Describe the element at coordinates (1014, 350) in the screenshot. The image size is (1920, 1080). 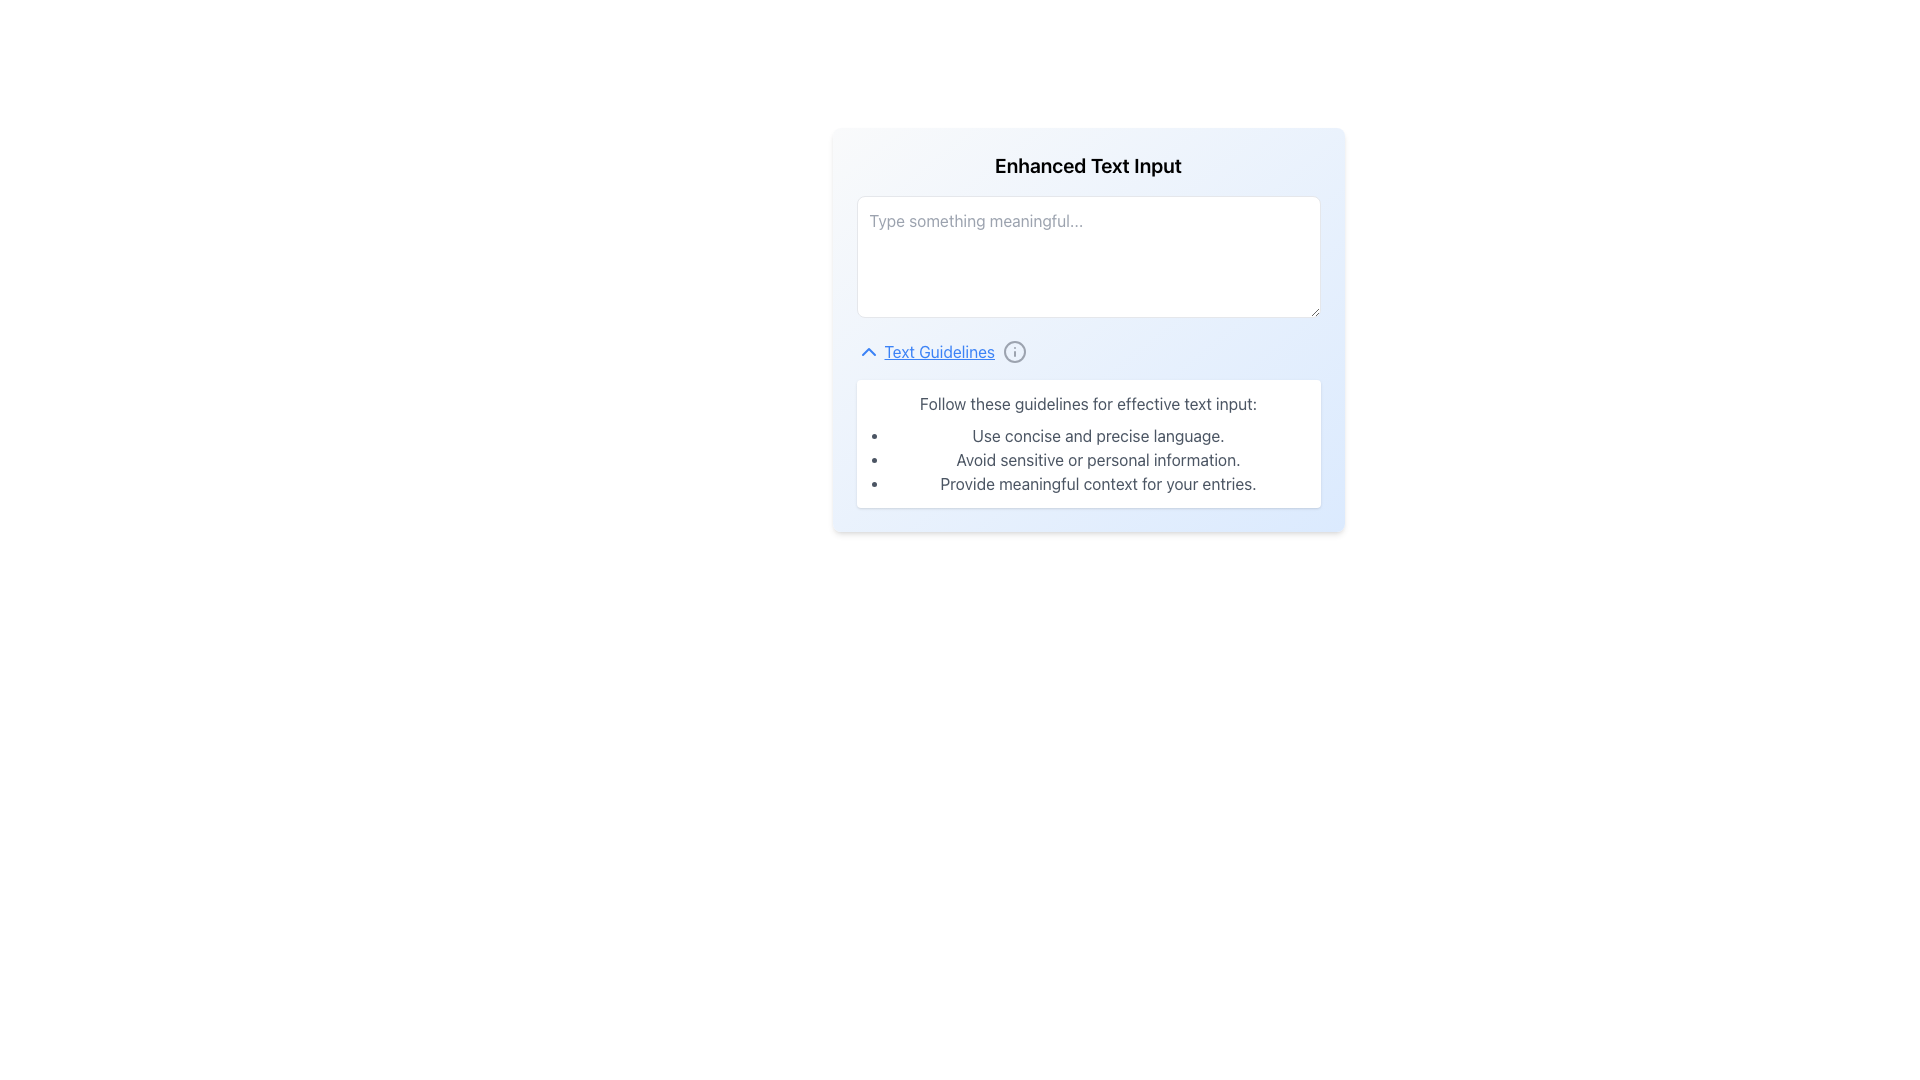
I see `the graphical vector component that is part of the information icon near the 'Text Guidelines' text hyperlink` at that location.